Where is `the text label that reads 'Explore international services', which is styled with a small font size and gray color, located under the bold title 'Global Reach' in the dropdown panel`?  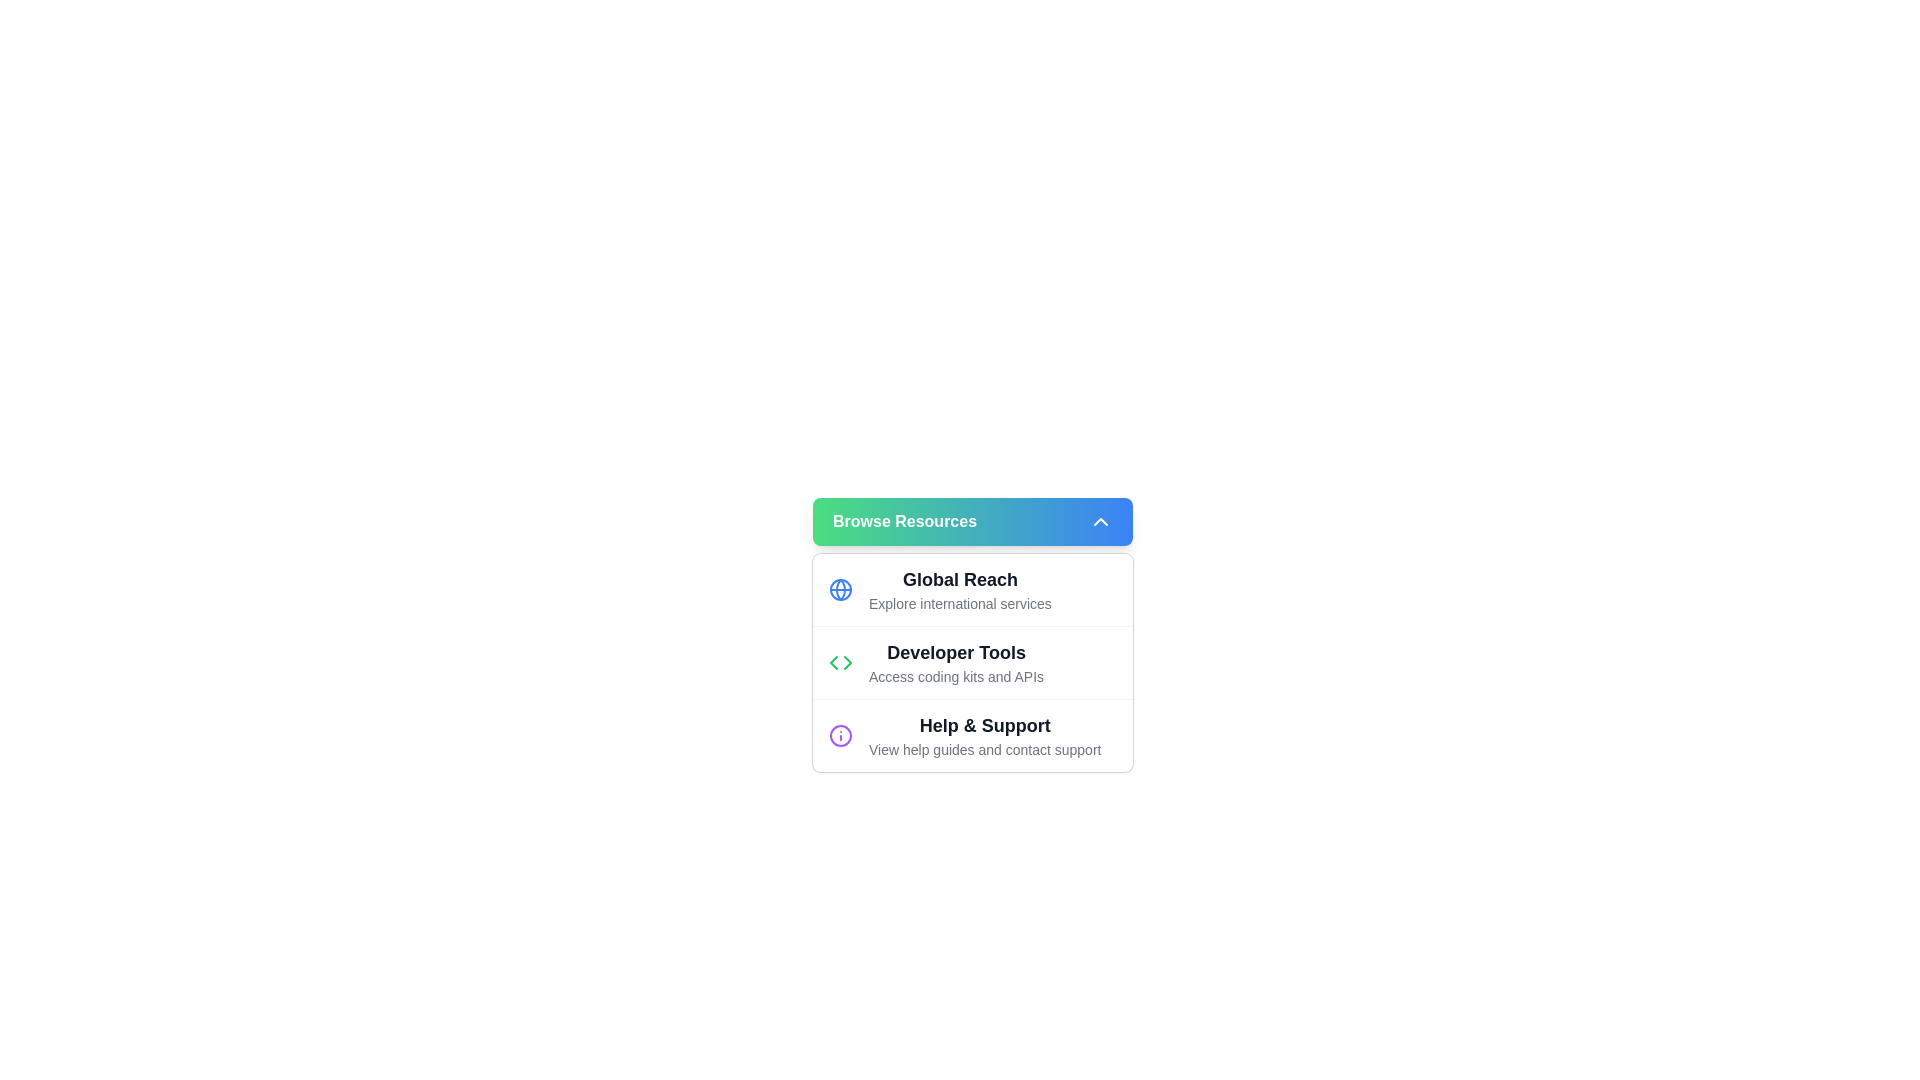 the text label that reads 'Explore international services', which is styled with a small font size and gray color, located under the bold title 'Global Reach' in the dropdown panel is located at coordinates (960, 603).